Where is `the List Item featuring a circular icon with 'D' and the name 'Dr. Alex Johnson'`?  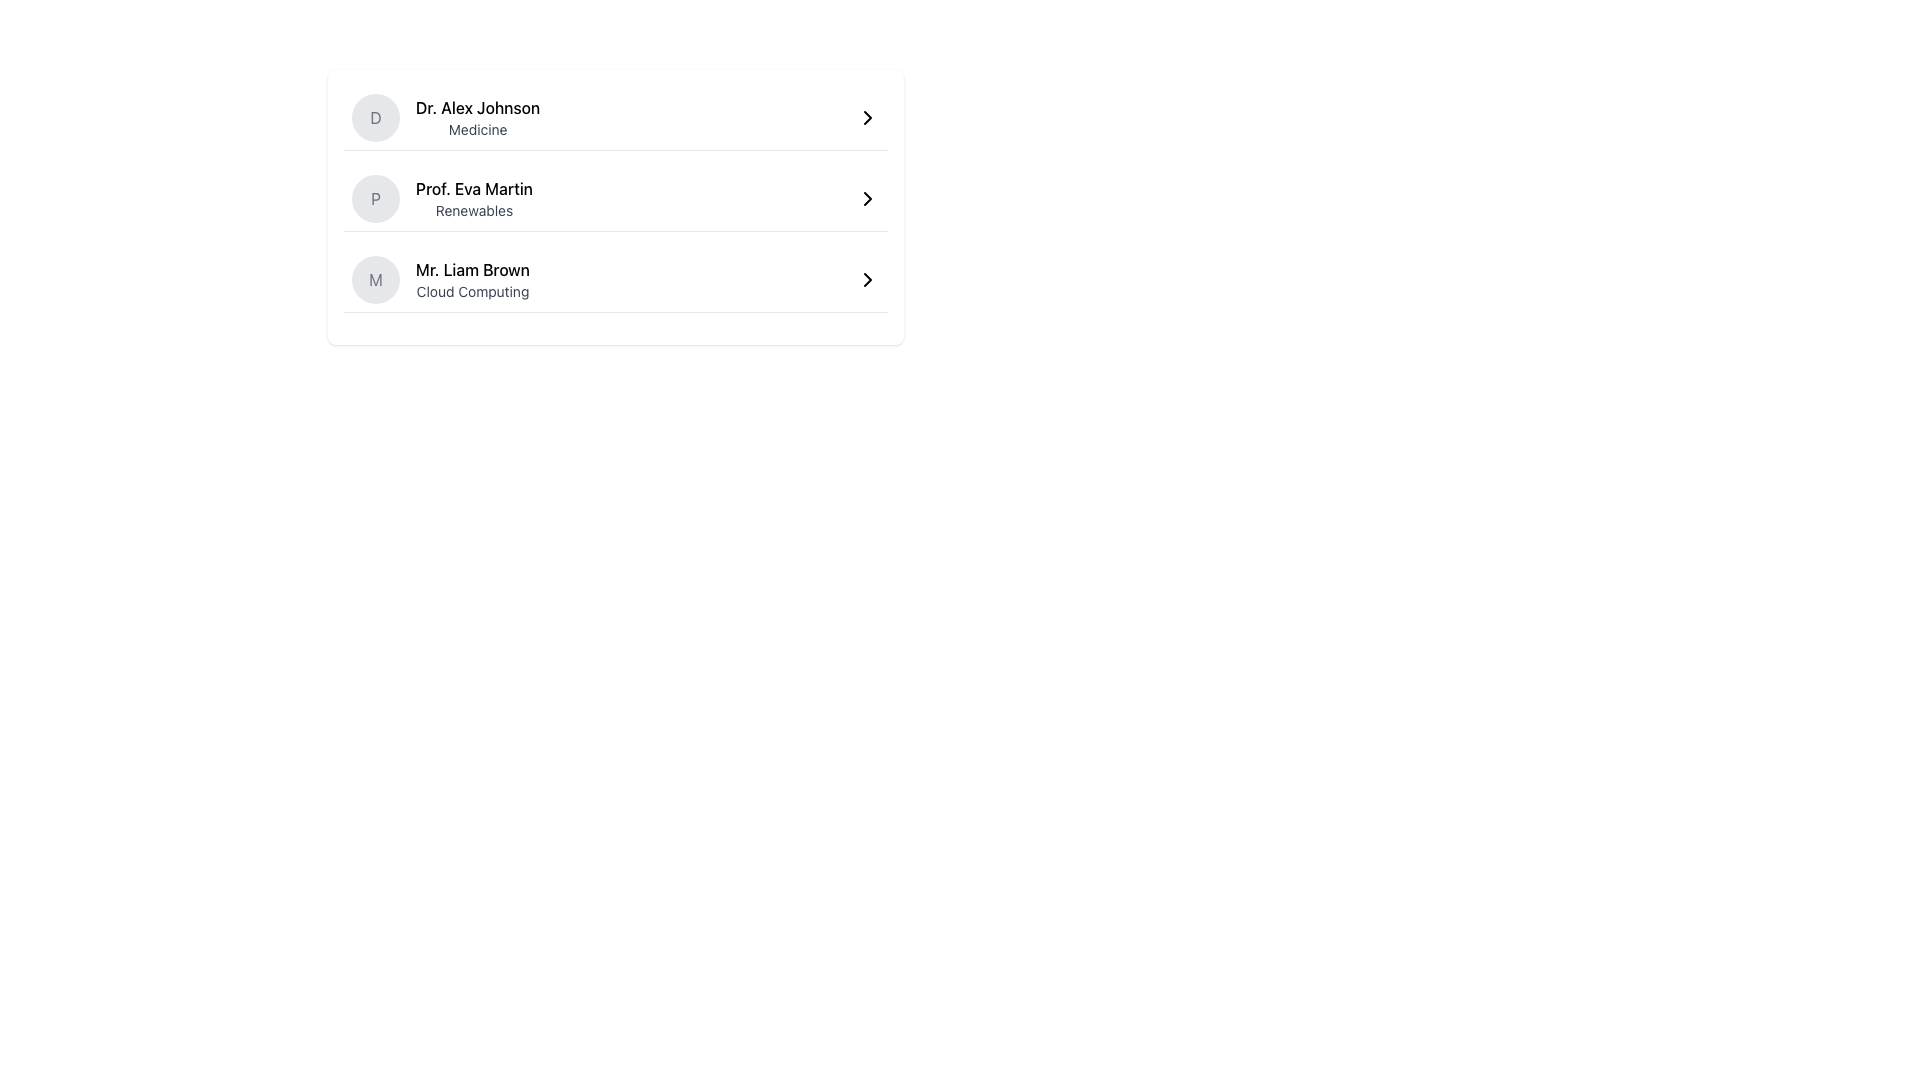 the List Item featuring a circular icon with 'D' and the name 'Dr. Alex Johnson' is located at coordinates (445, 118).